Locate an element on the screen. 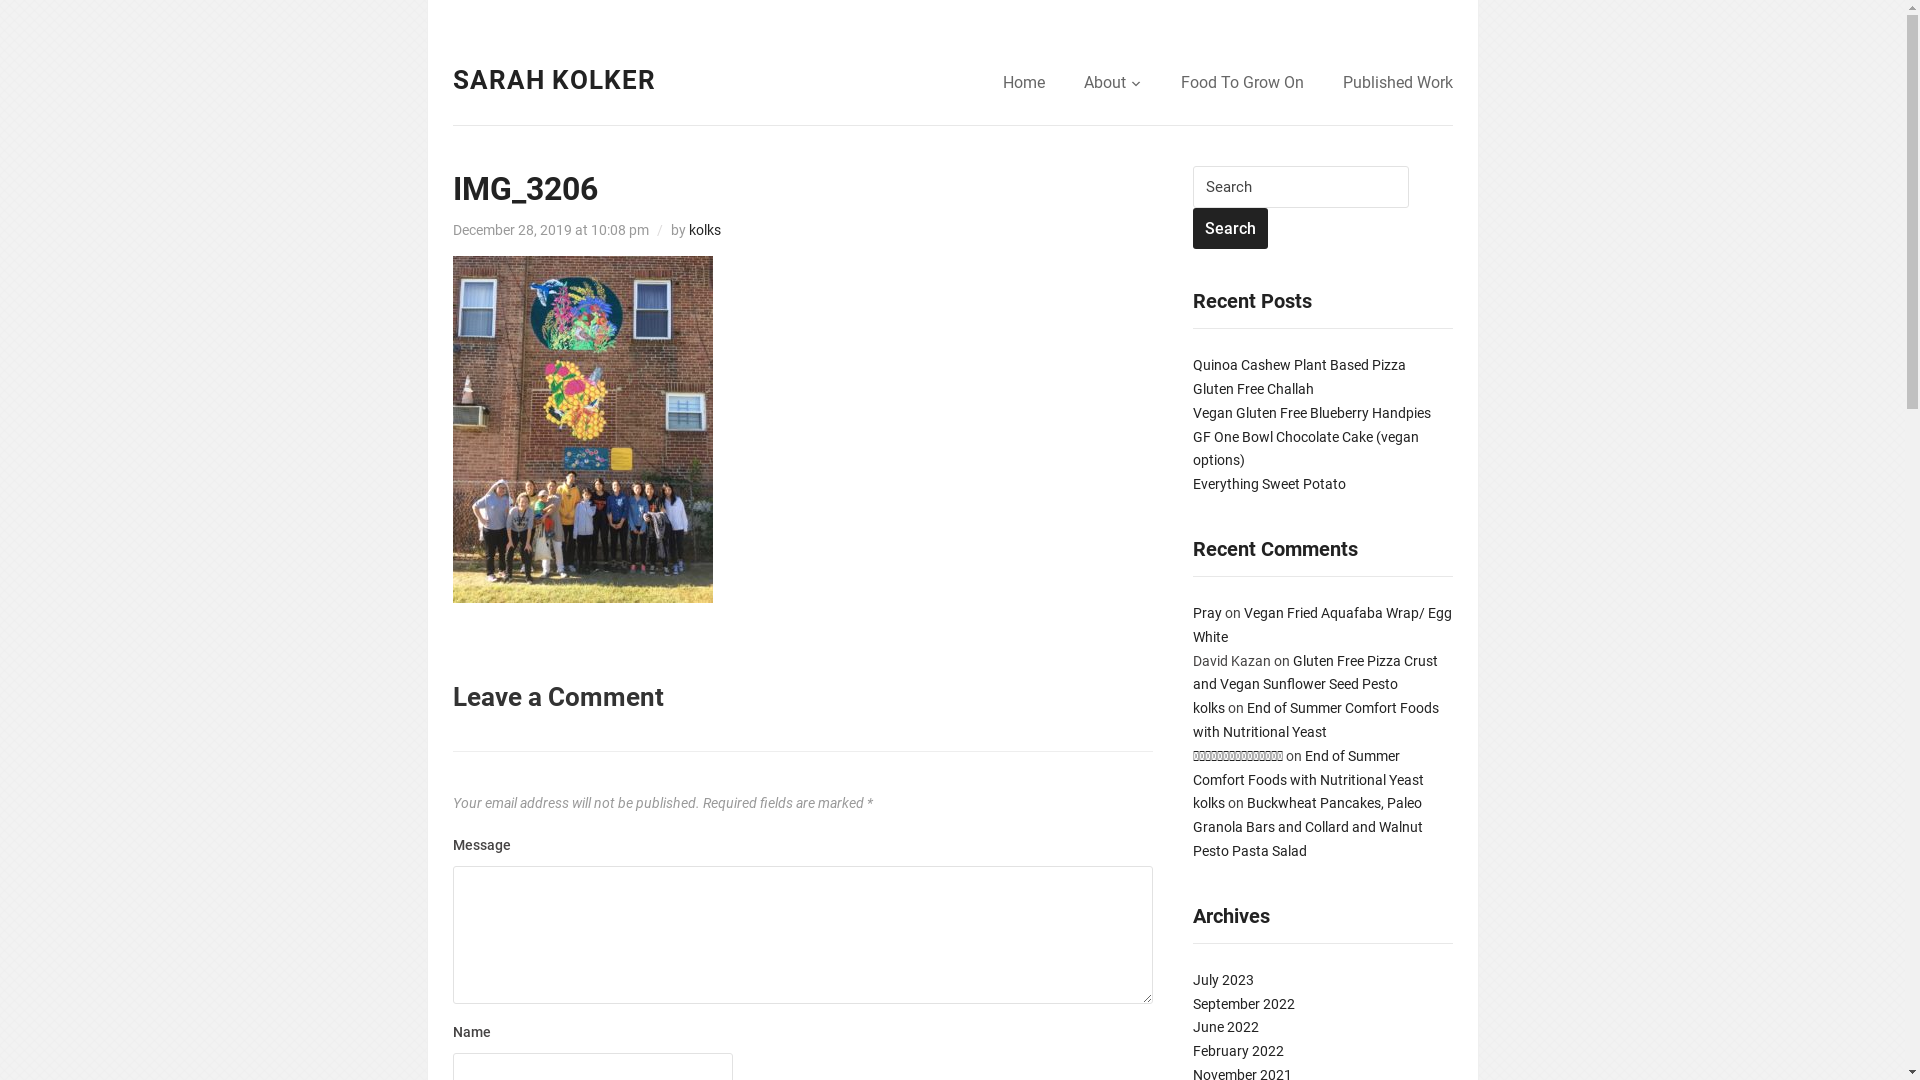  'Quinoa Cashew Plant Based Pizza' is located at coordinates (1298, 365).